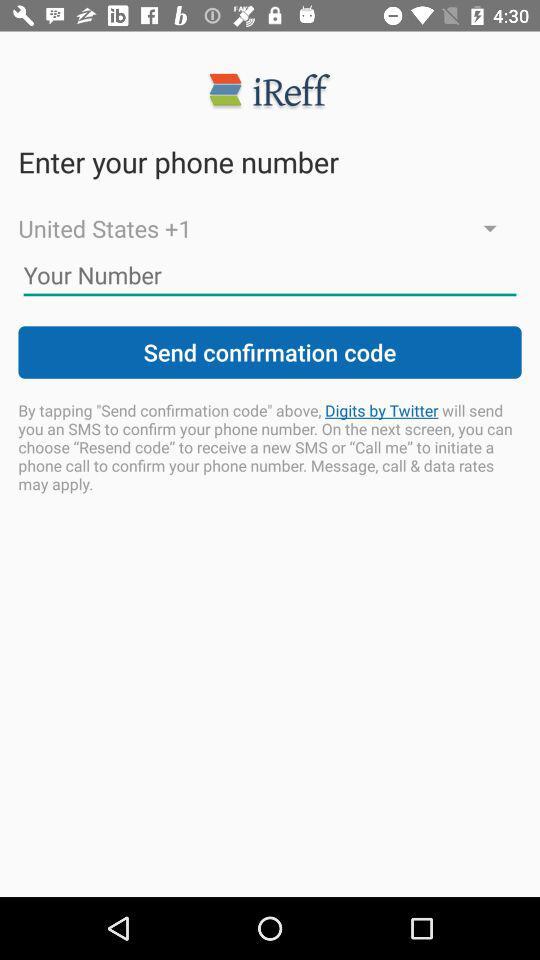 Image resolution: width=540 pixels, height=960 pixels. Describe the element at coordinates (270, 274) in the screenshot. I see `phone number` at that location.